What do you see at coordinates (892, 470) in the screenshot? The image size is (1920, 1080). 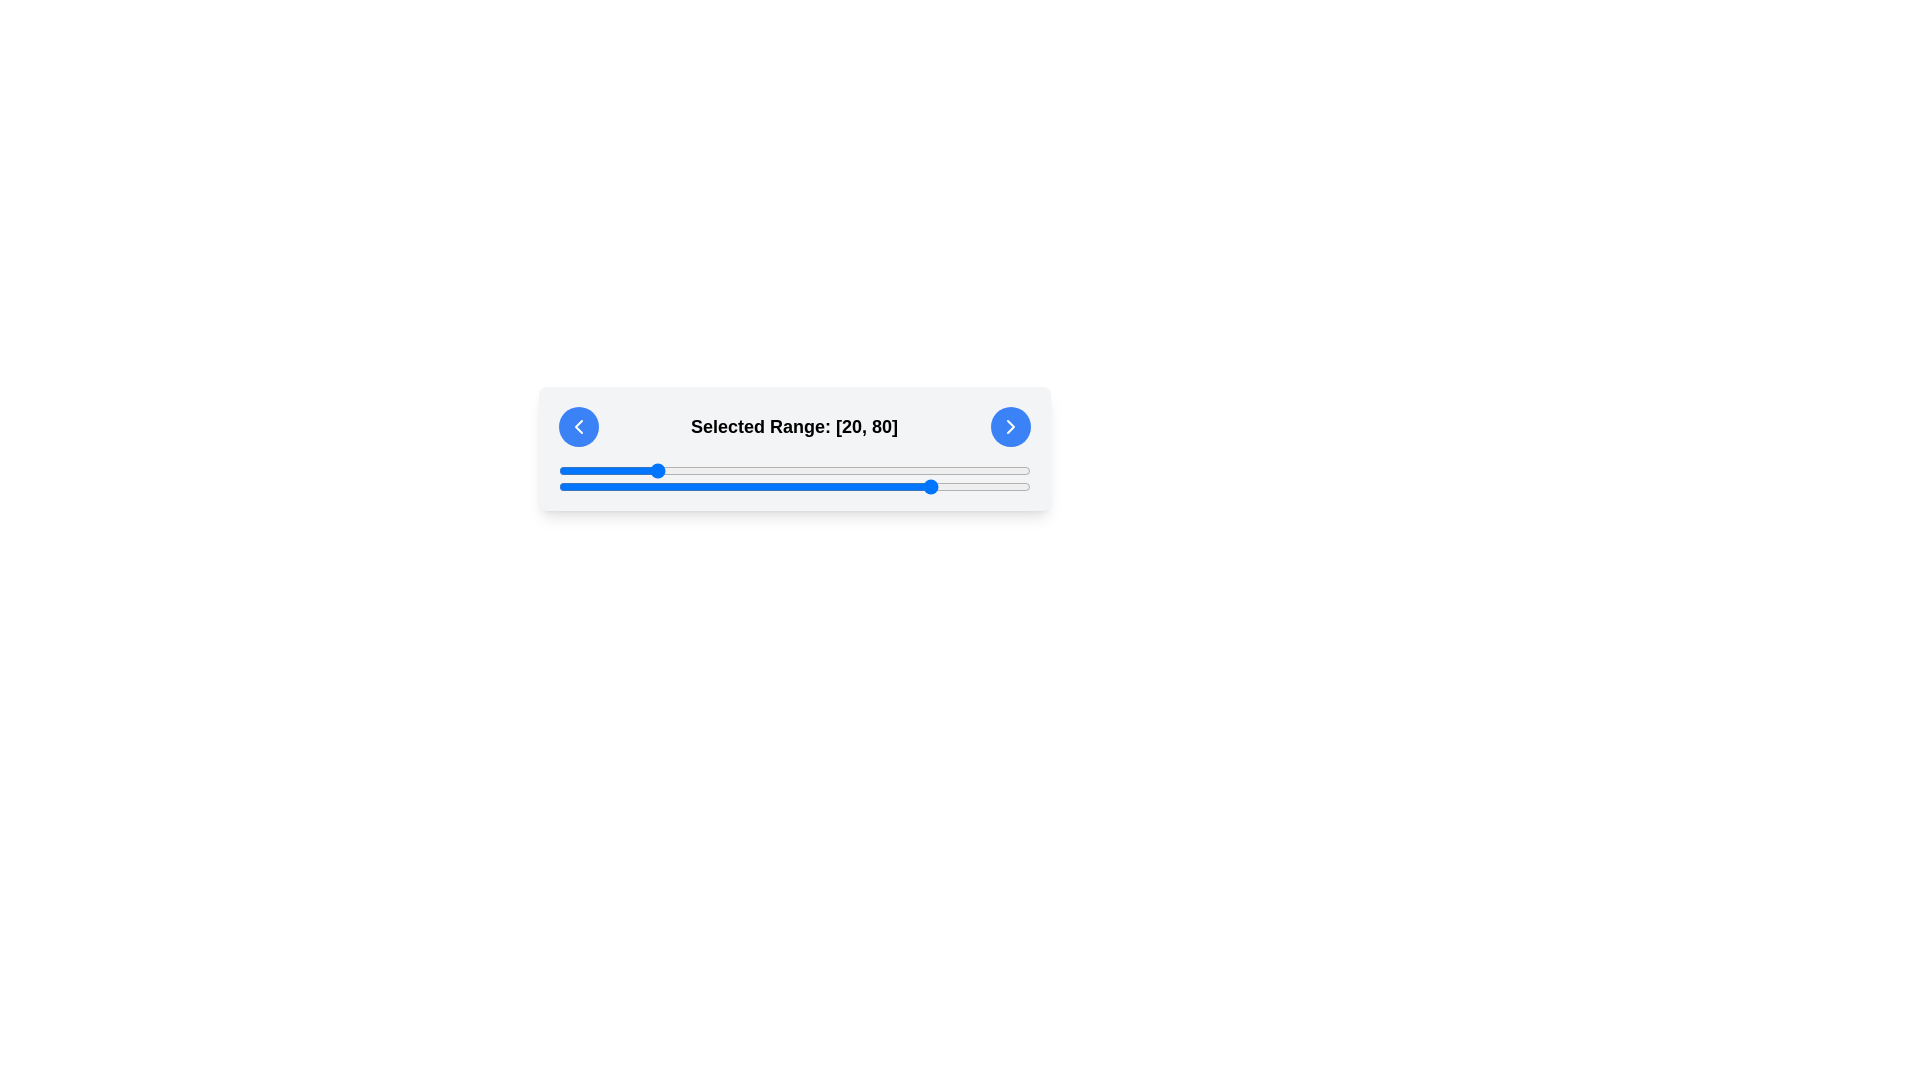 I see `slider value` at bounding box center [892, 470].